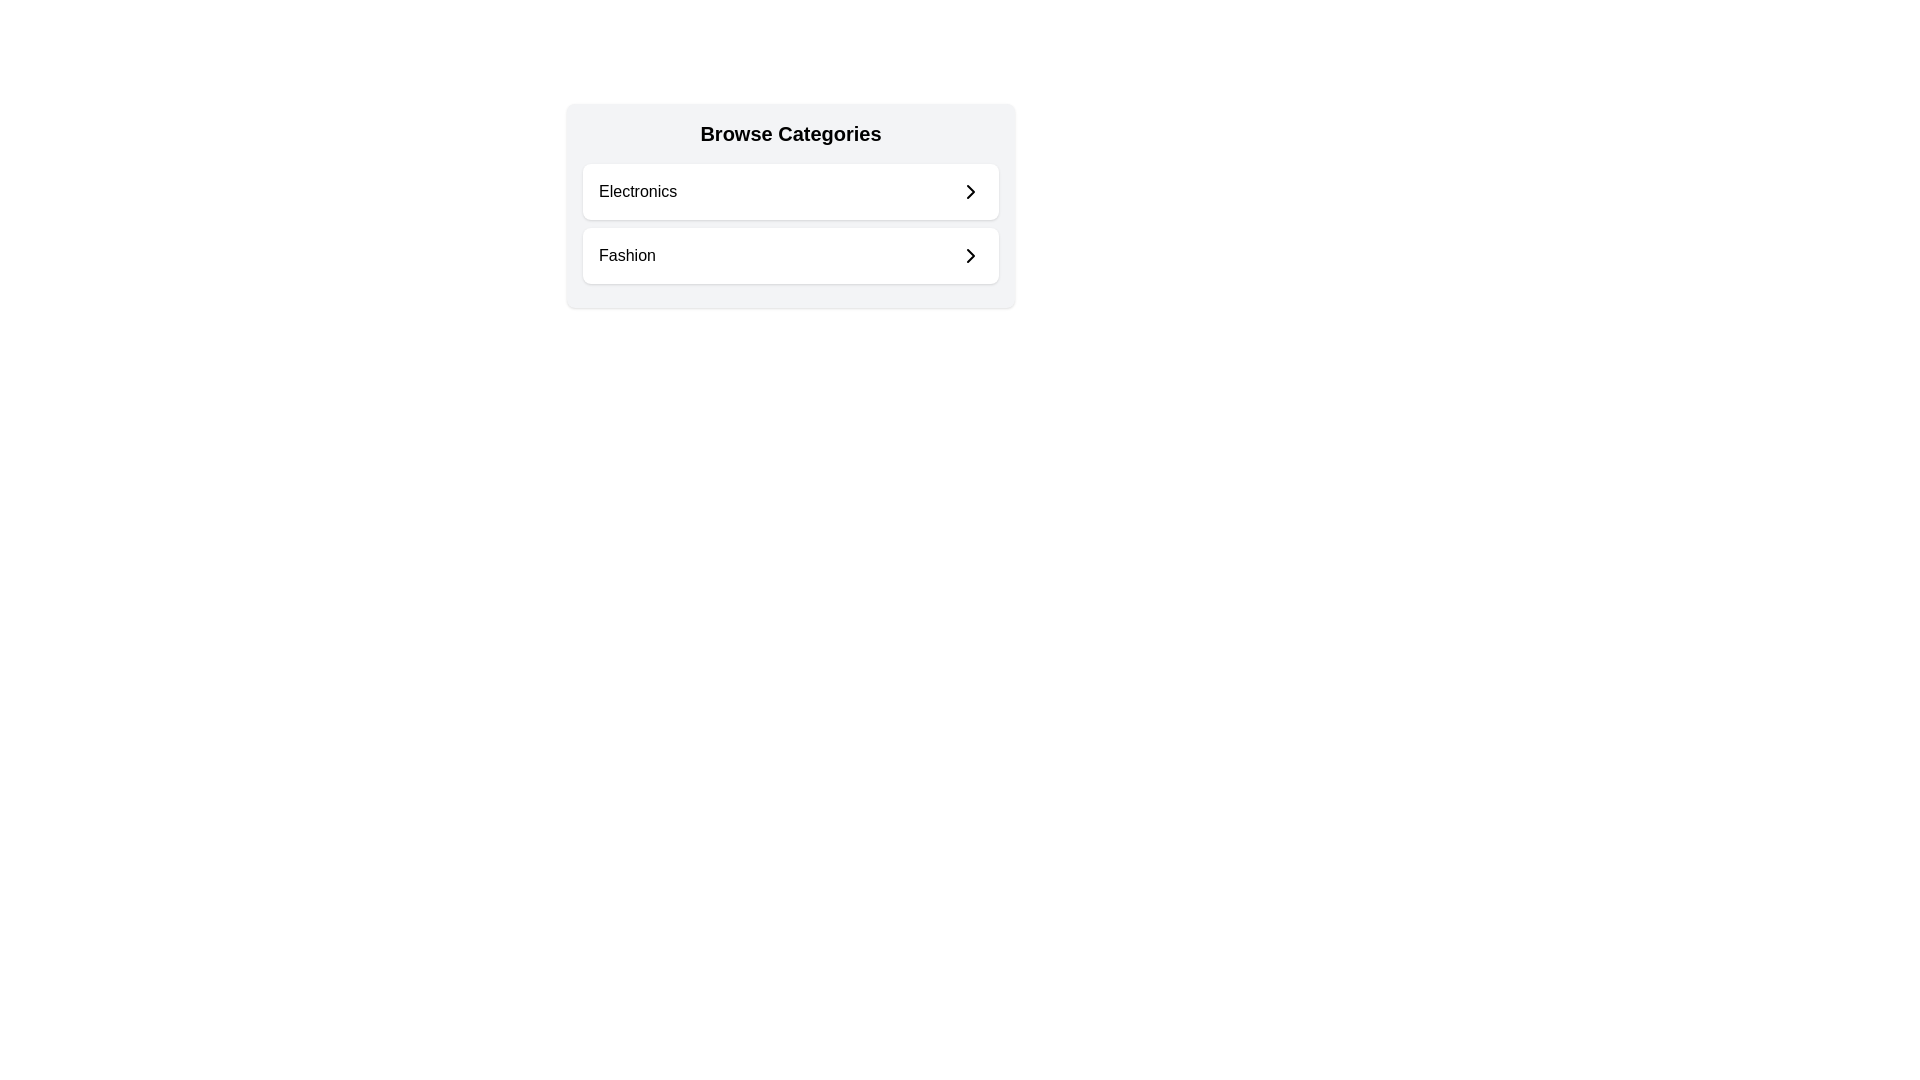 The image size is (1920, 1080). What do you see at coordinates (970, 254) in the screenshot?
I see `the chevron icon associated with the 'Fashion' category, which indicates further navigation options` at bounding box center [970, 254].